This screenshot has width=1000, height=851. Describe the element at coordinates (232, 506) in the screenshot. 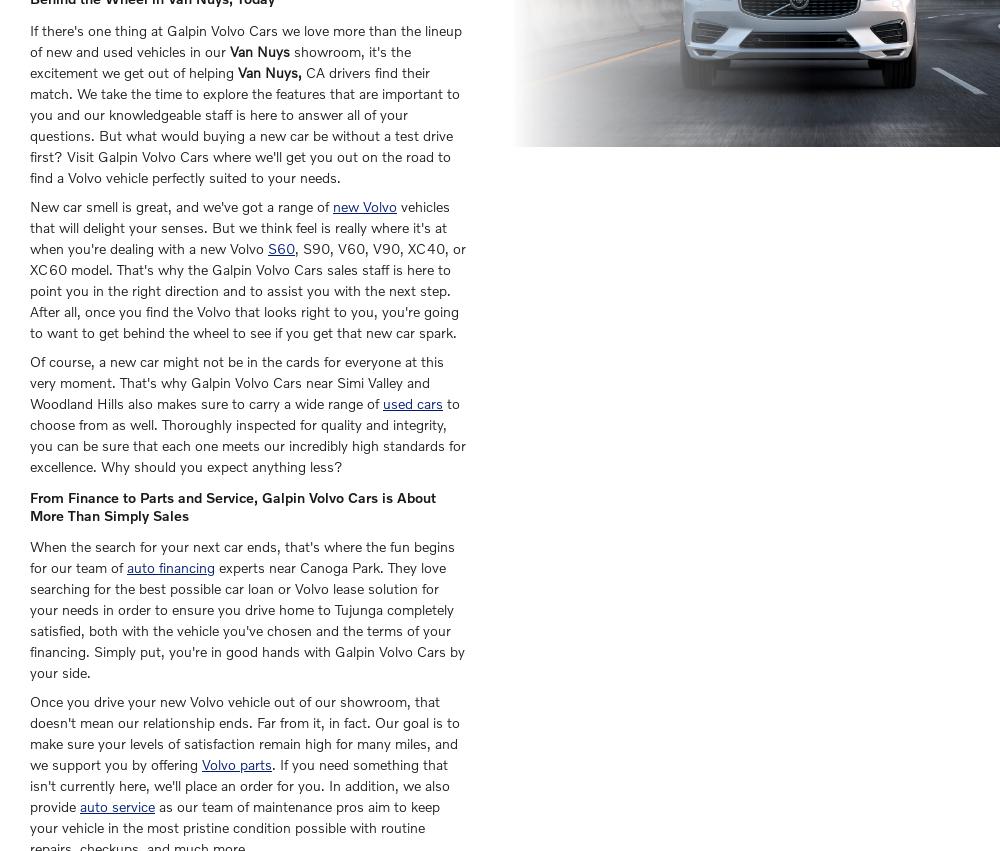

I see `'From Finance to Parts and Service, Galpin Volvo Cars is About More Than Simply Sales'` at that location.